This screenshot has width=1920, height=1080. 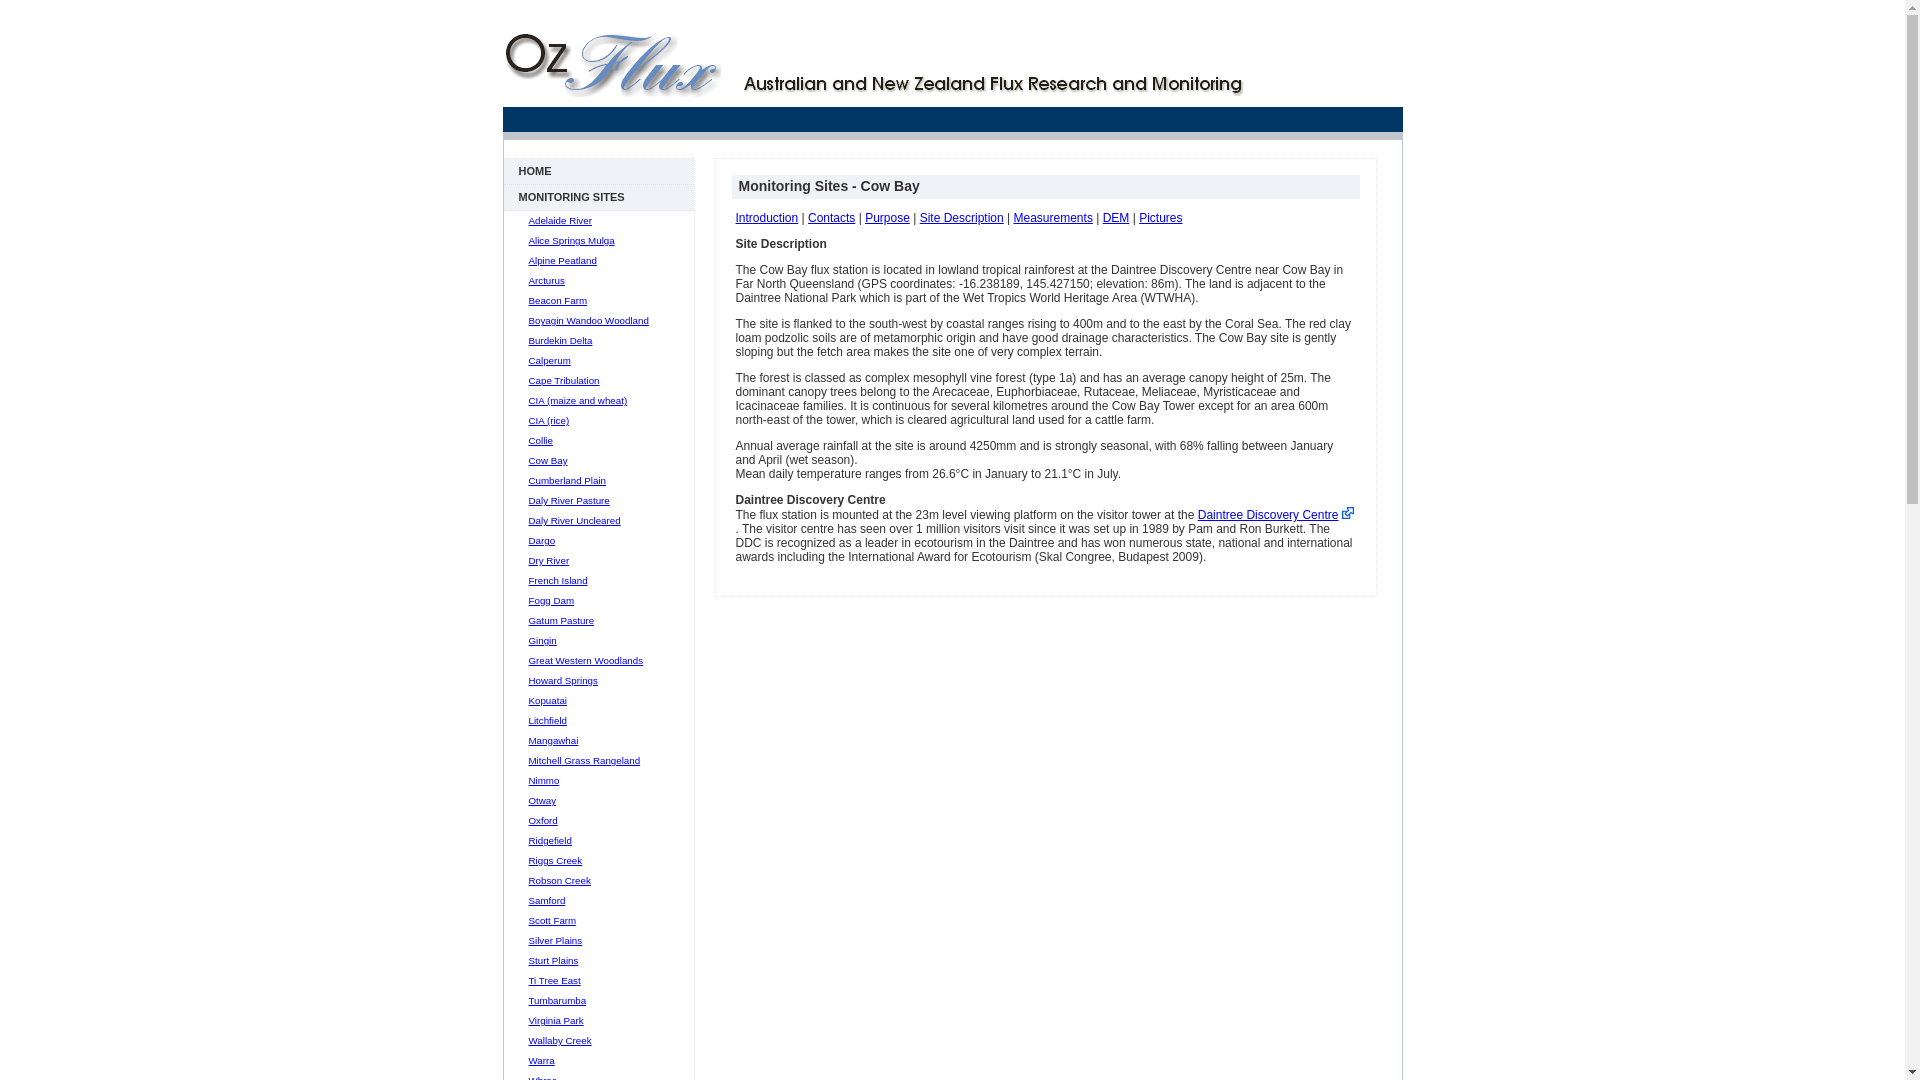 I want to click on 'Scott Farm', so click(x=552, y=920).